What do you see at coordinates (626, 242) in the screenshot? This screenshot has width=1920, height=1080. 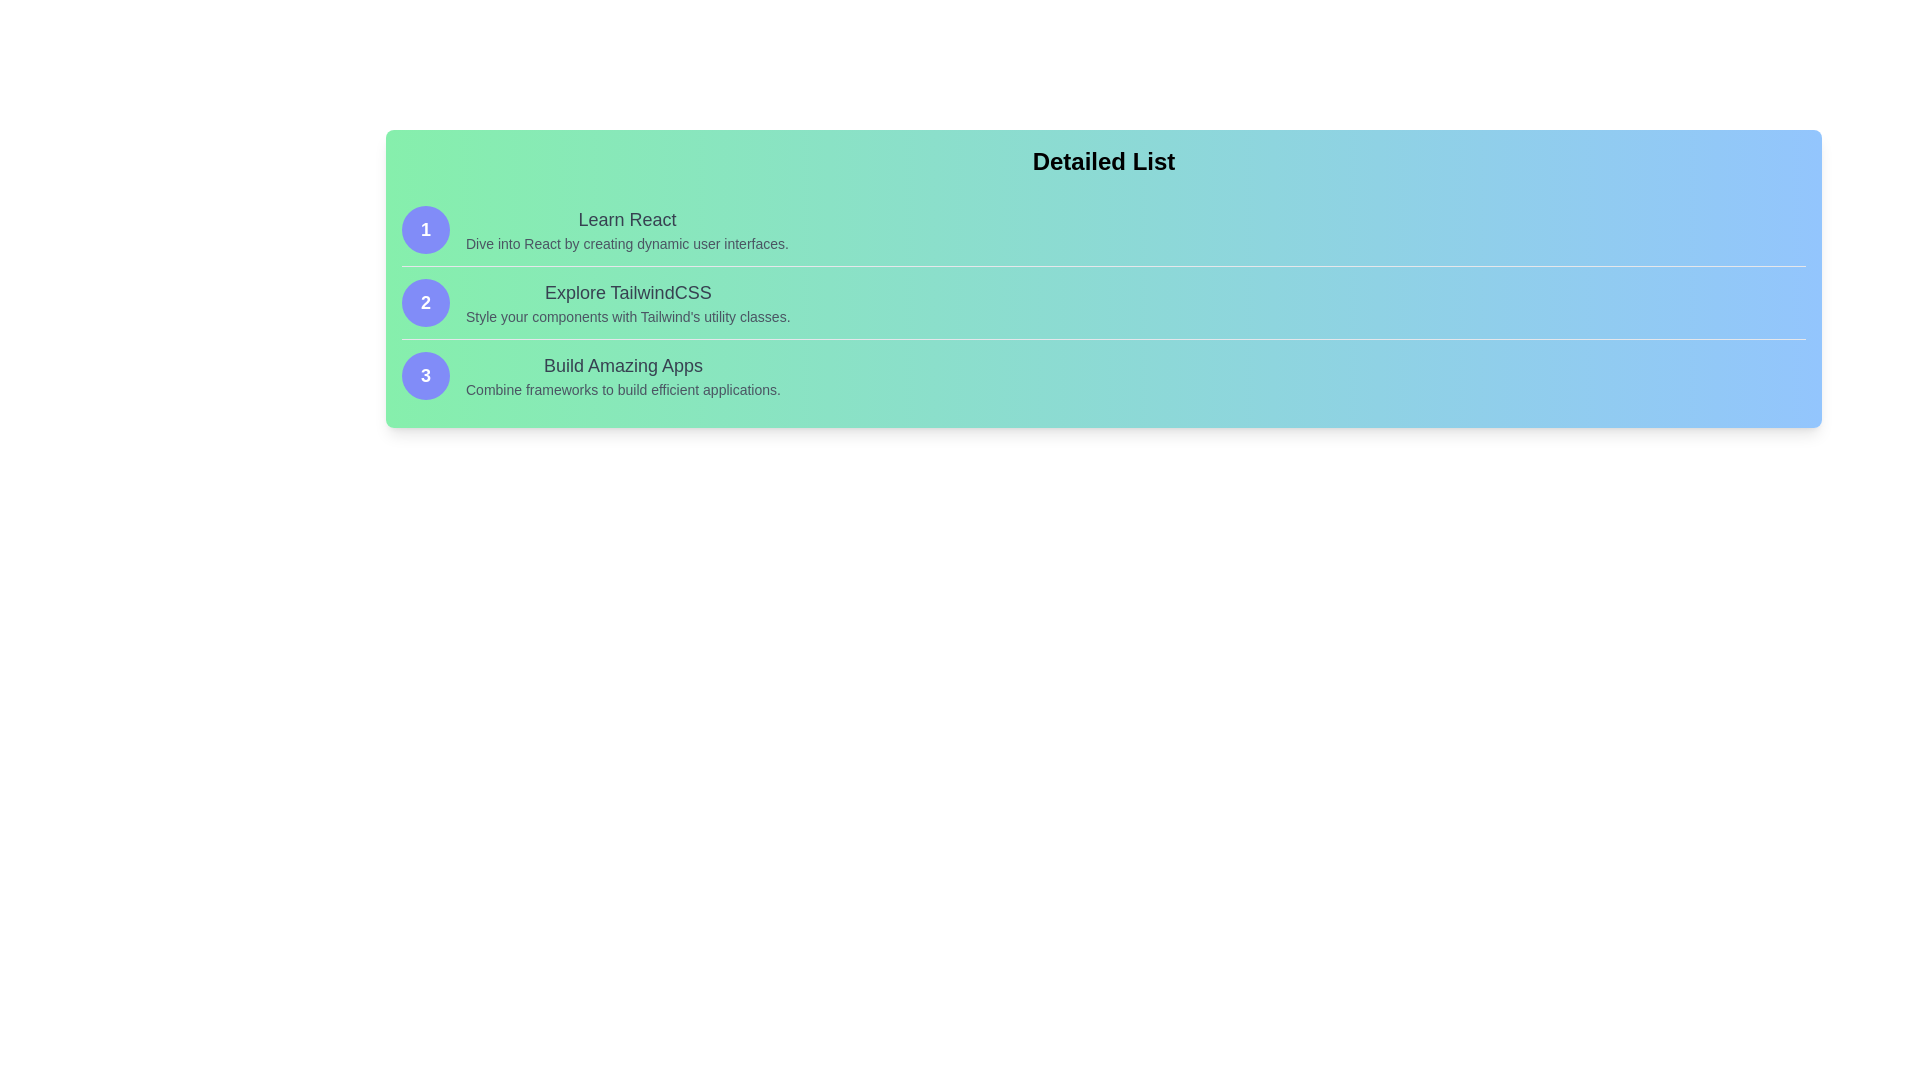 I see `the text label that provides supplementary details about the main heading 'Learn React', which is centrally positioned below the main title within the first section of the list` at bounding box center [626, 242].